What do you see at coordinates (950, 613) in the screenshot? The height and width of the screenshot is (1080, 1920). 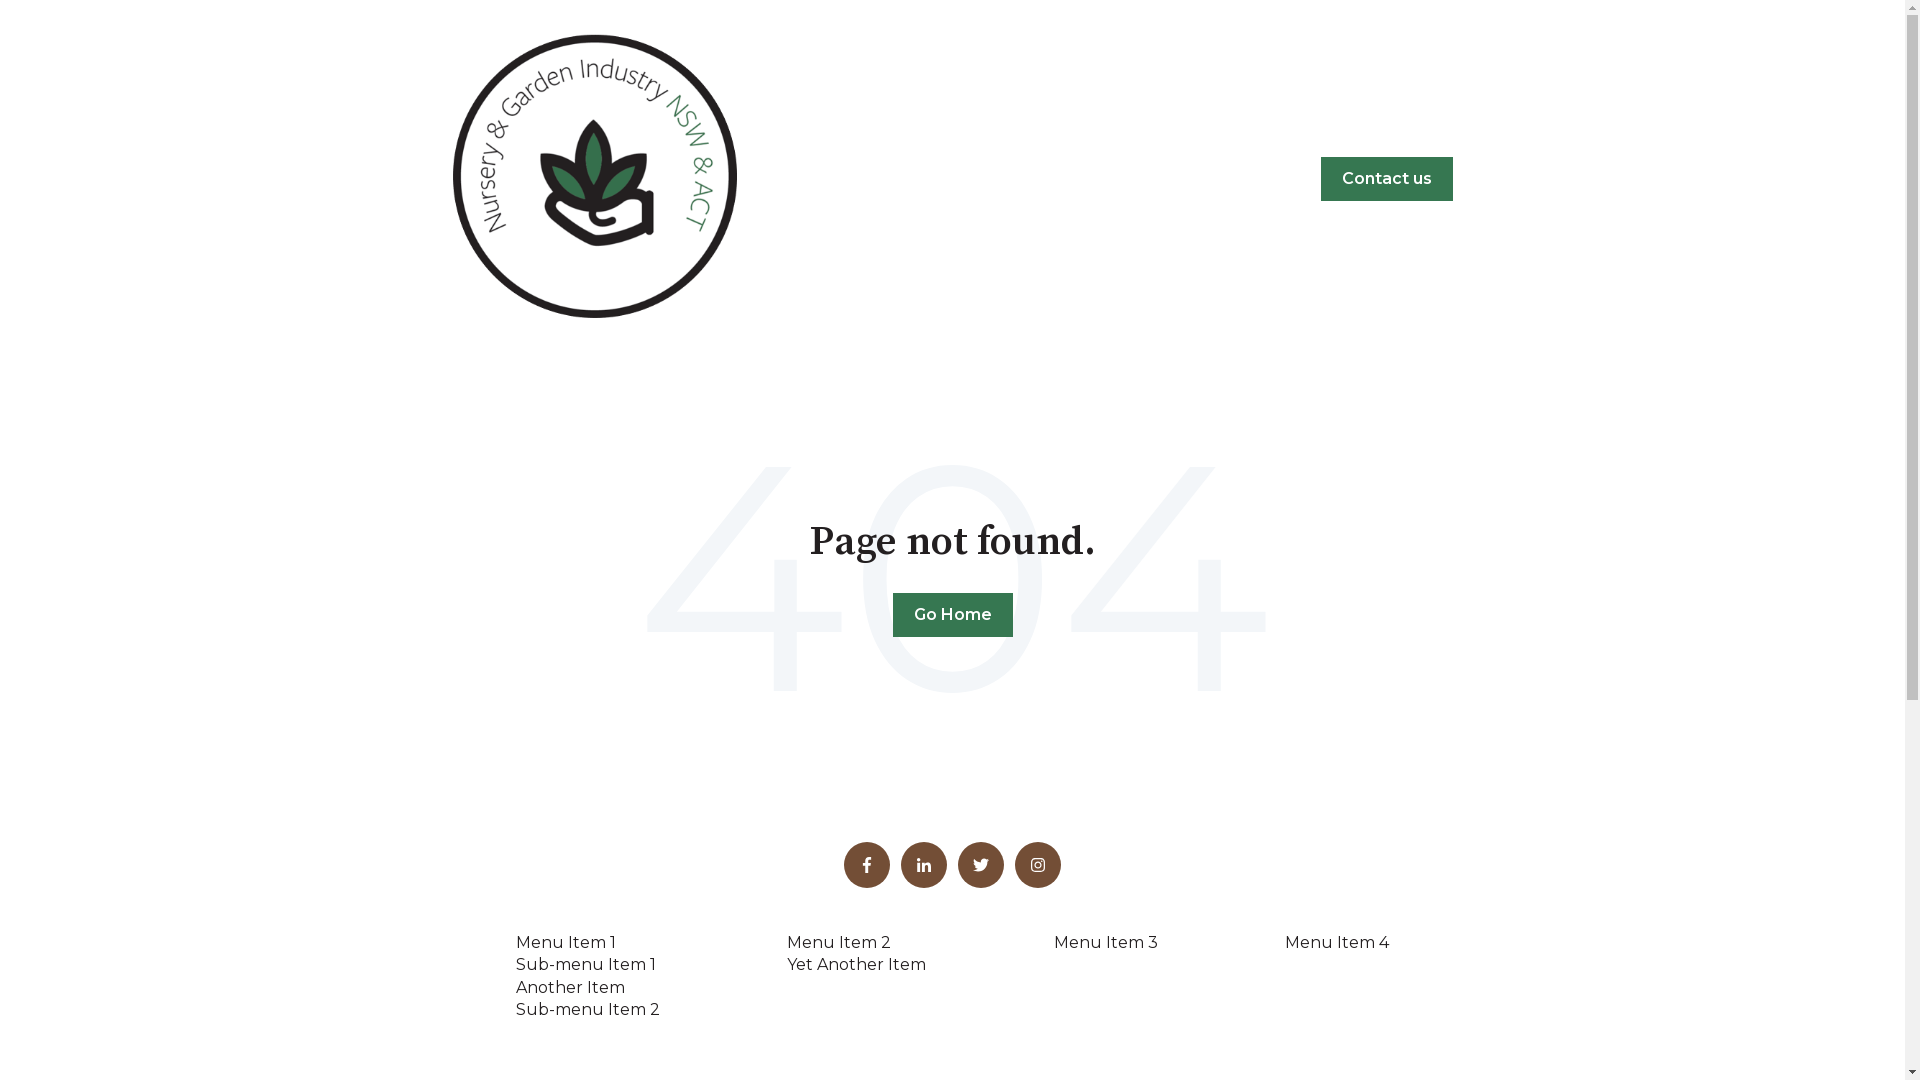 I see `'Go Home'` at bounding box center [950, 613].